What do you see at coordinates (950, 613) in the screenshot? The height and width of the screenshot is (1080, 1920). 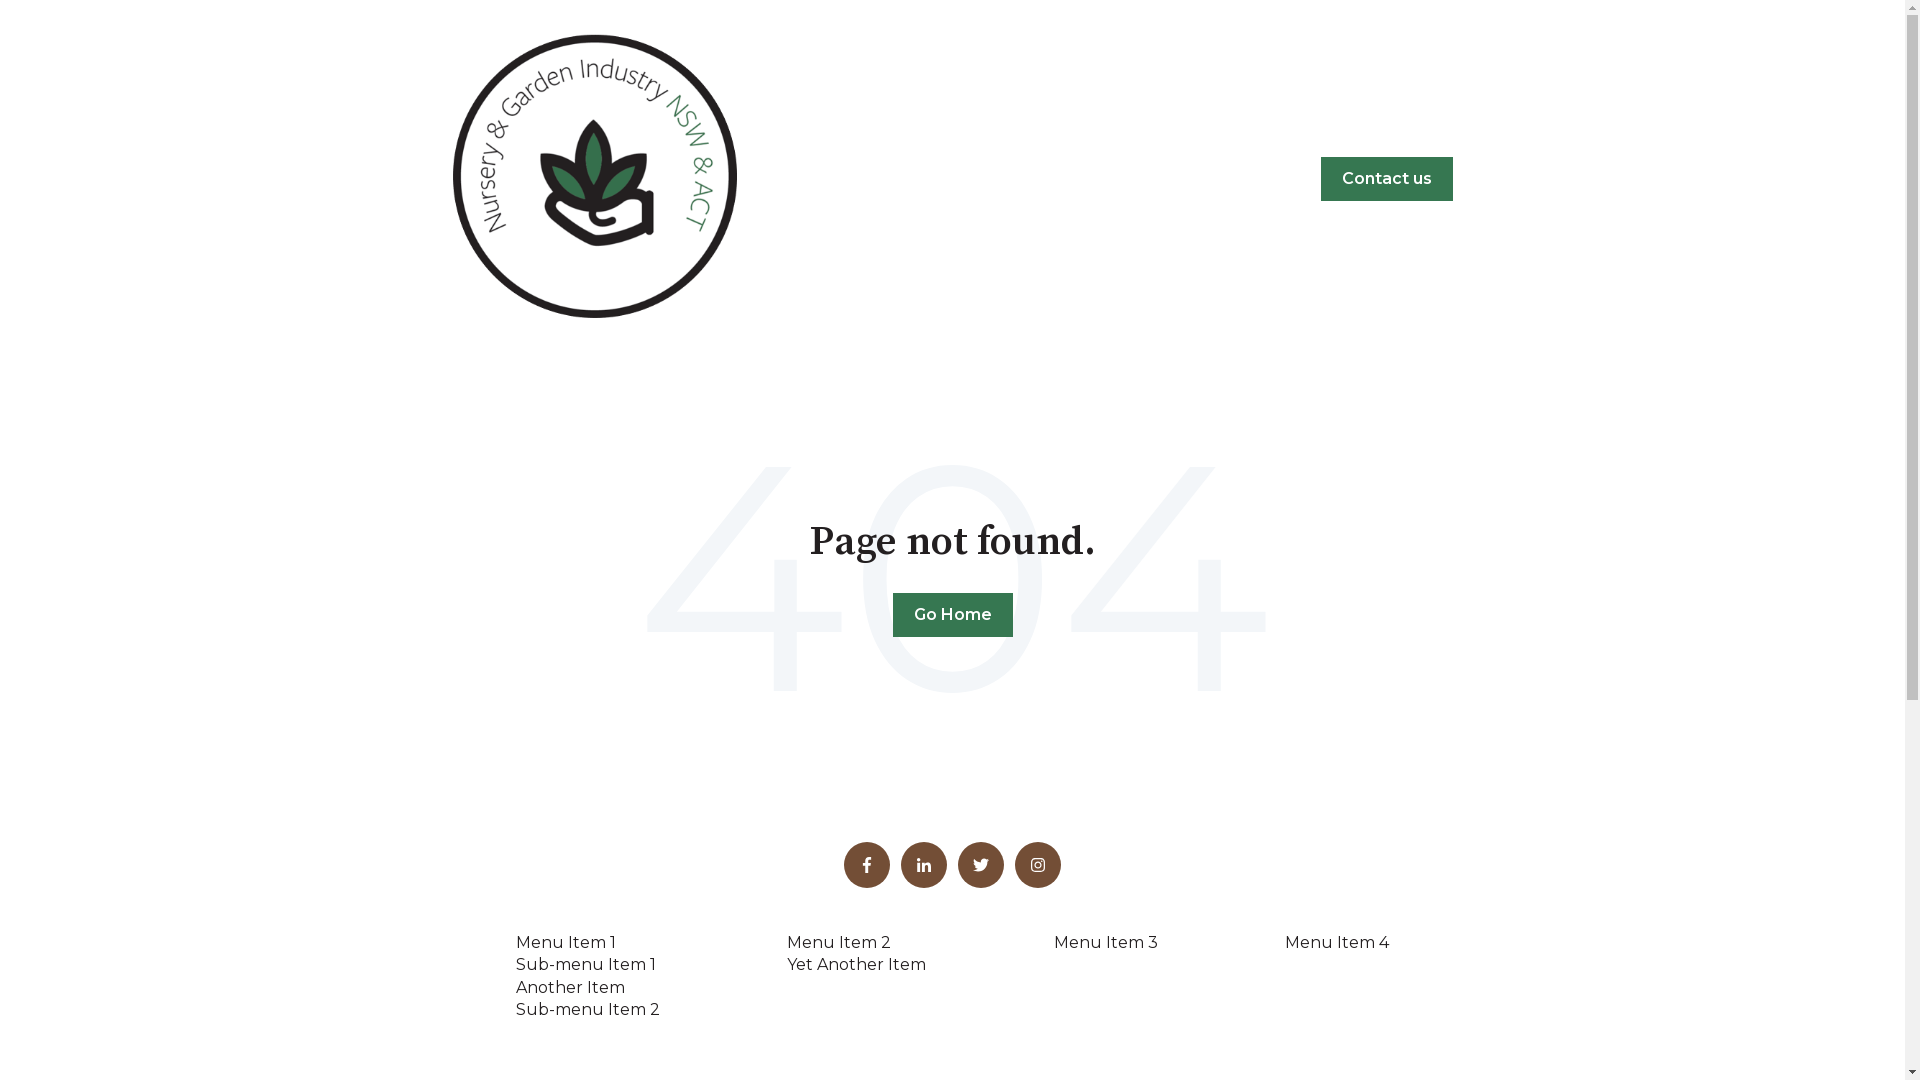 I see `'Go Home'` at bounding box center [950, 613].